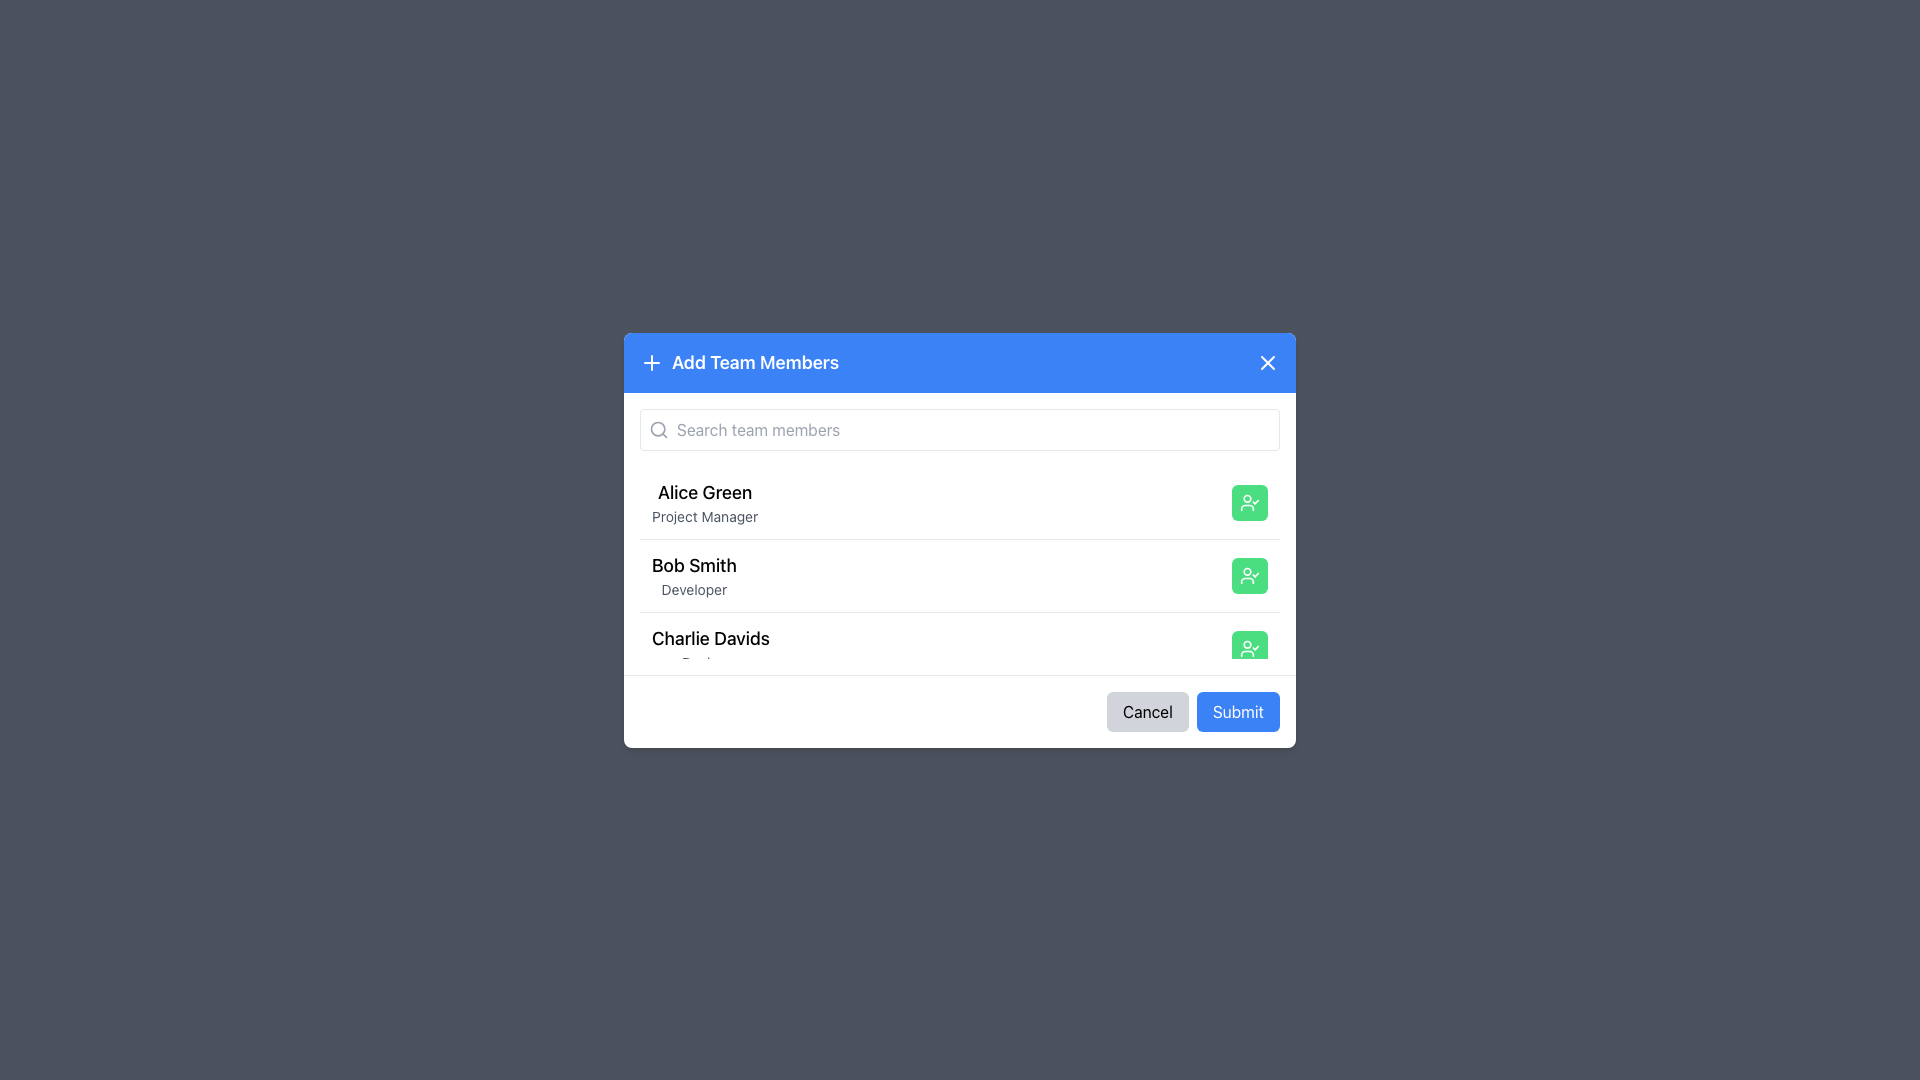 This screenshot has height=1080, width=1920. What do you see at coordinates (1248, 501) in the screenshot?
I see `the green rectangular button with rounded corners featuring a white user icon and checkmark symbol` at bounding box center [1248, 501].